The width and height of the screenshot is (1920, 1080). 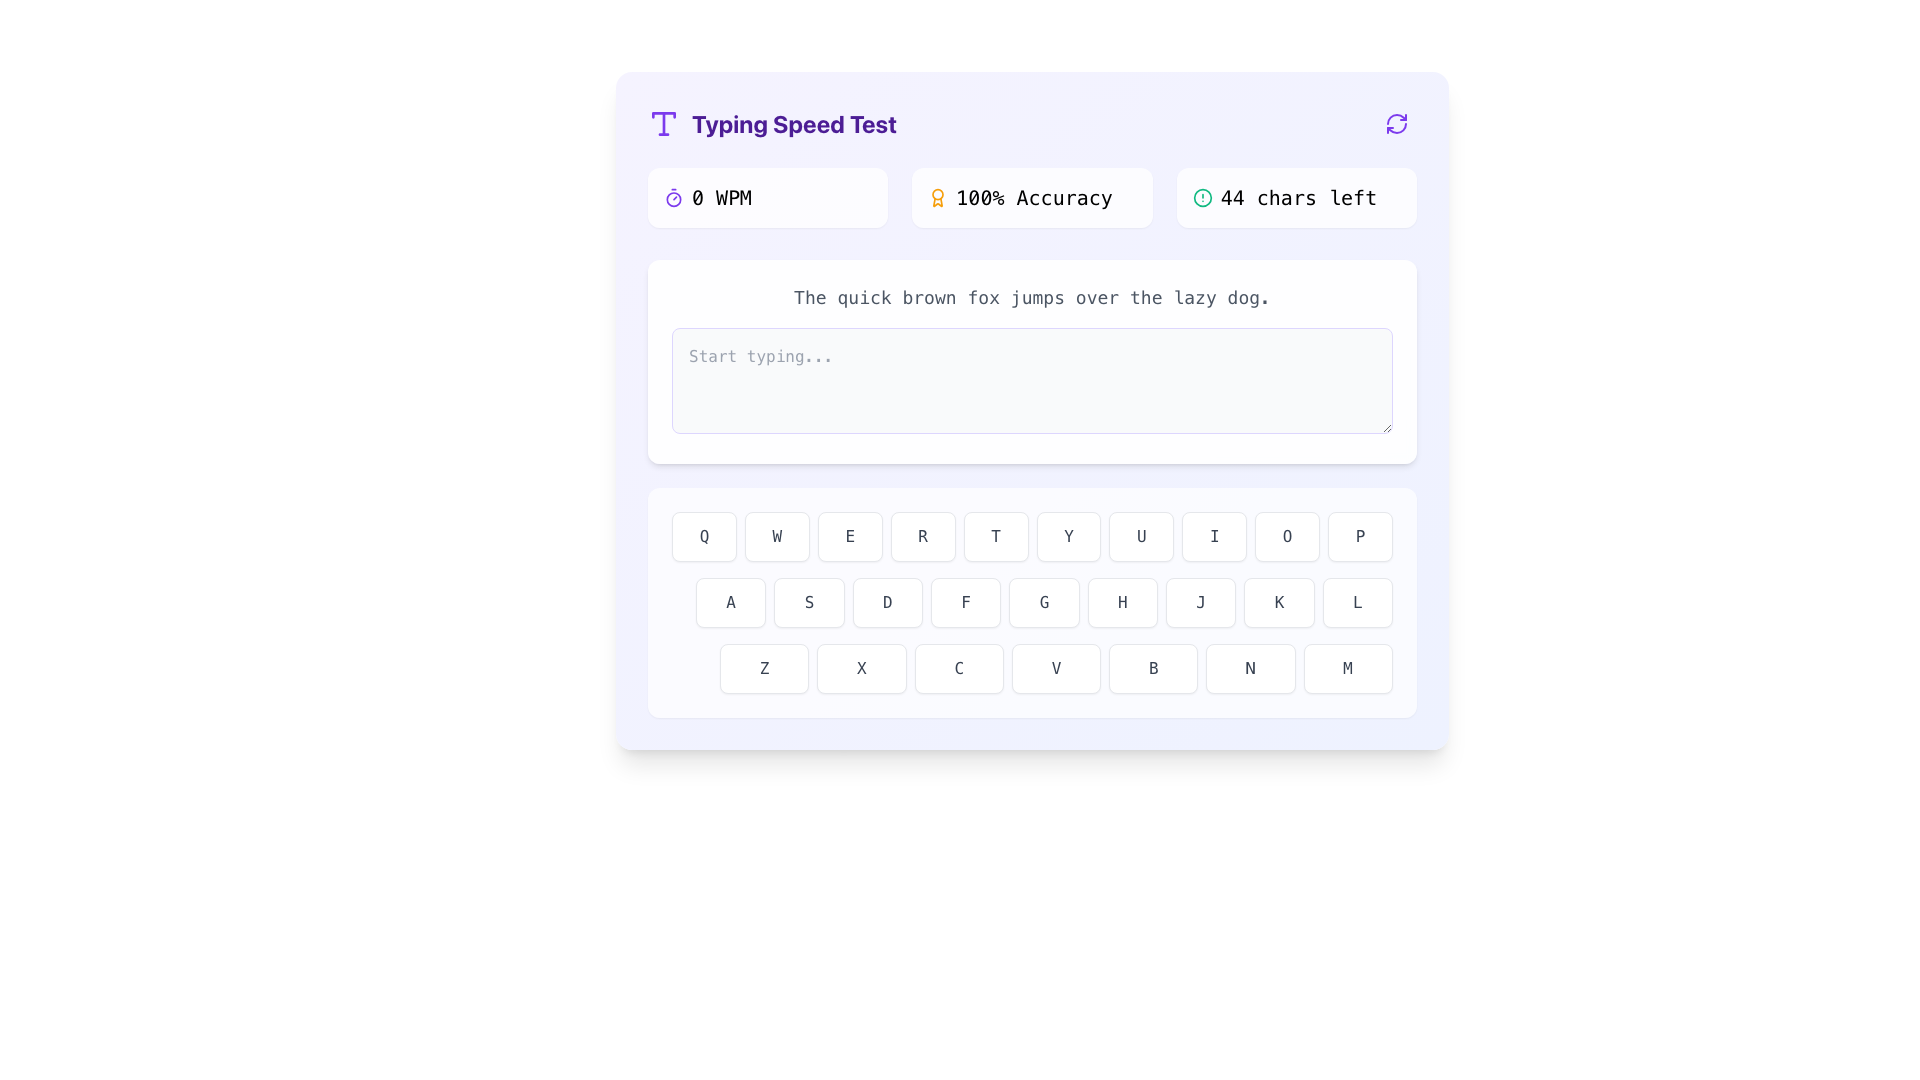 I want to click on the SVG graphical element that is part of the timer icon, located near the top section of the interface adjacent to the '0 WPM' text, so click(x=673, y=199).